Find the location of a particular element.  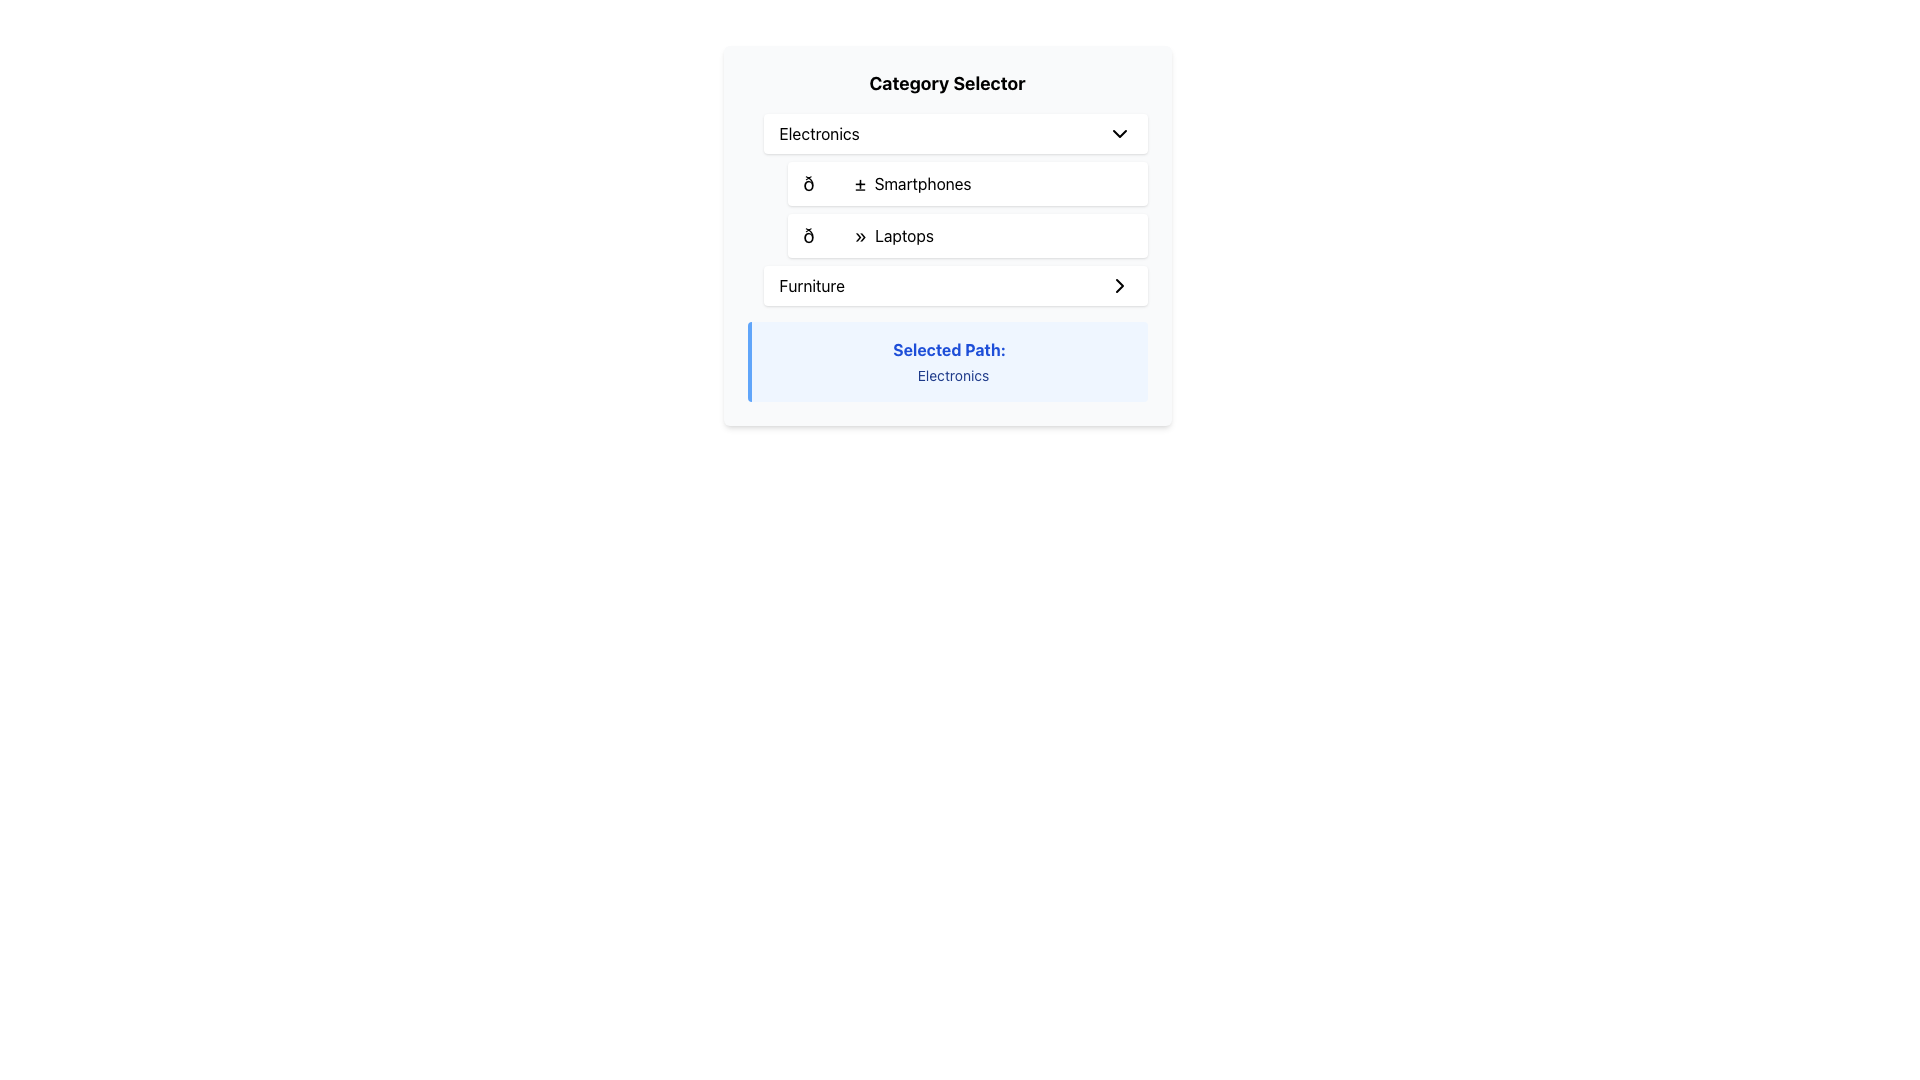

'Smartphones' category label, which is the second text label in a vertically aligned list, positioned to the right of an icon is located at coordinates (922, 184).